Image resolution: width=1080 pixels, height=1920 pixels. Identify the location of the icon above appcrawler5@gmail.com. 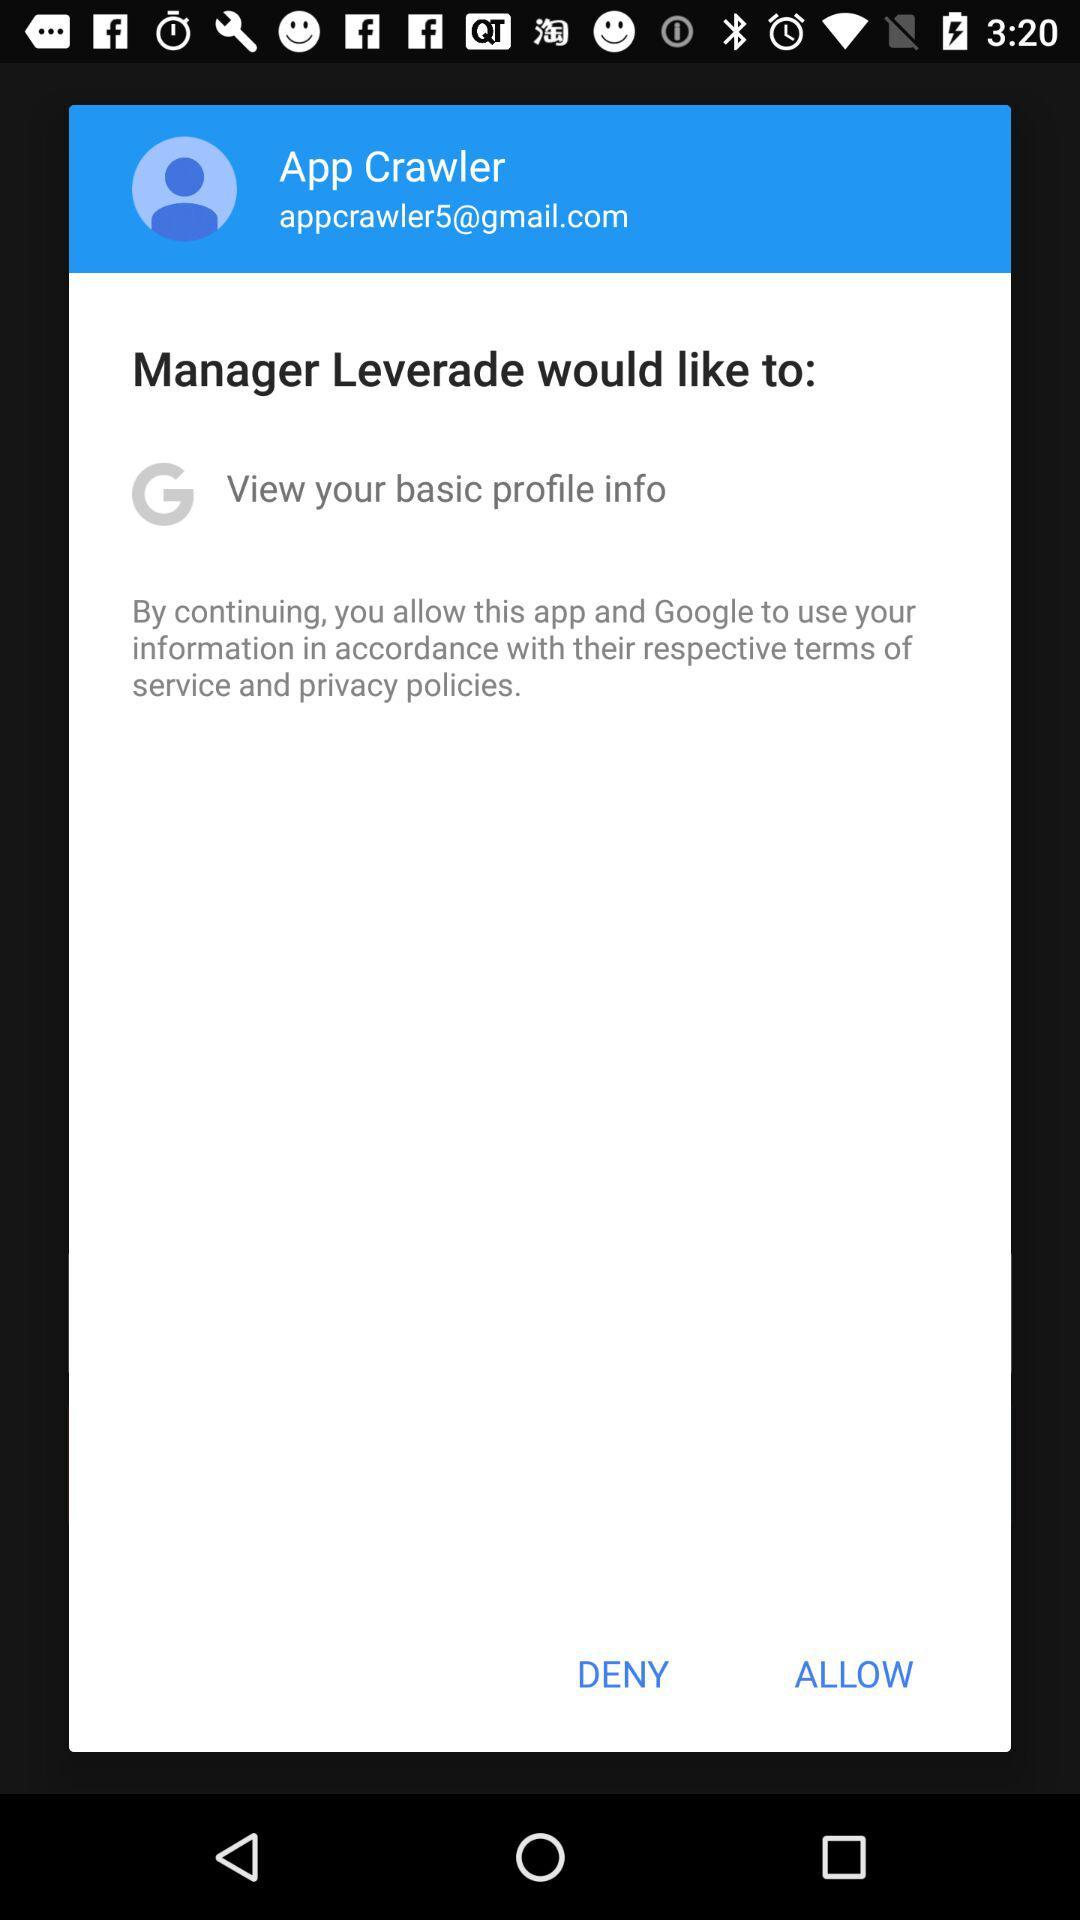
(392, 164).